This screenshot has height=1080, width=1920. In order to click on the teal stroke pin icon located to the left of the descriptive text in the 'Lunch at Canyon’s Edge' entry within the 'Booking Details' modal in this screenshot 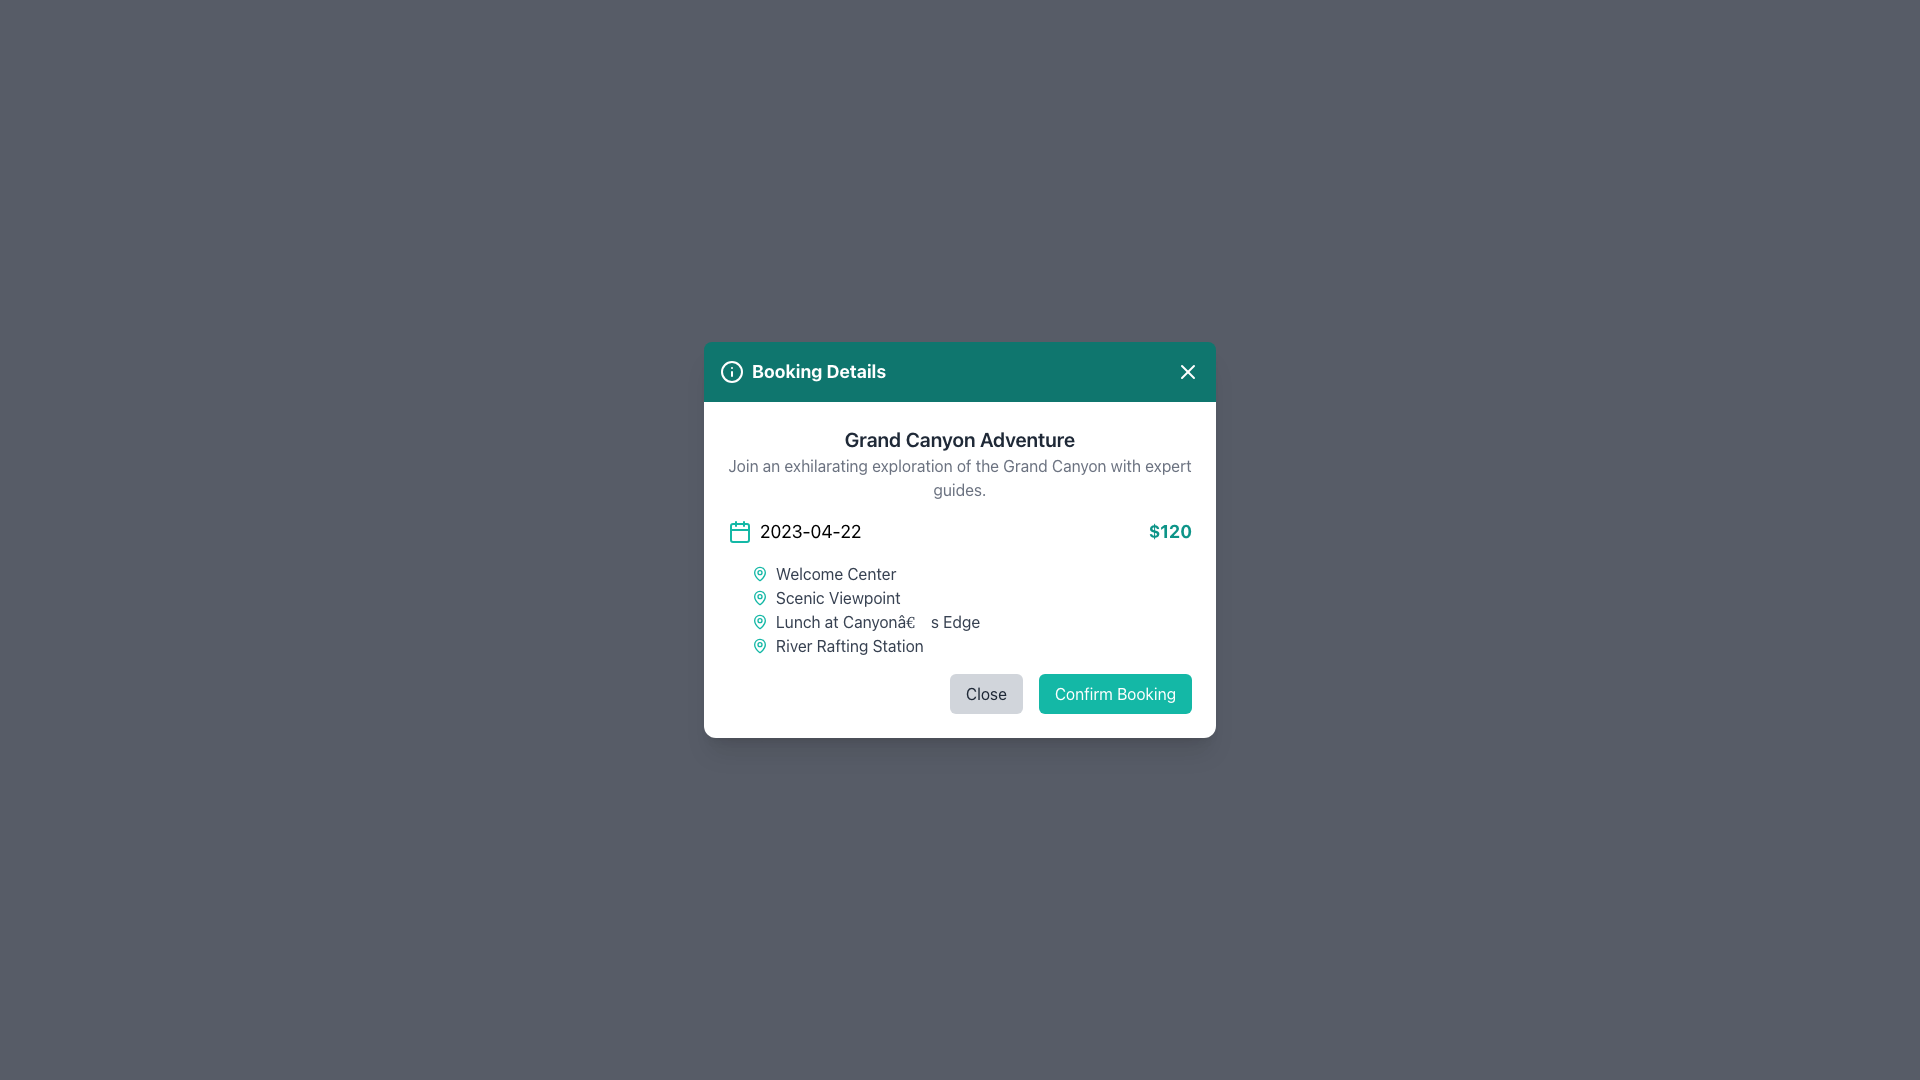, I will do `click(758, 620)`.